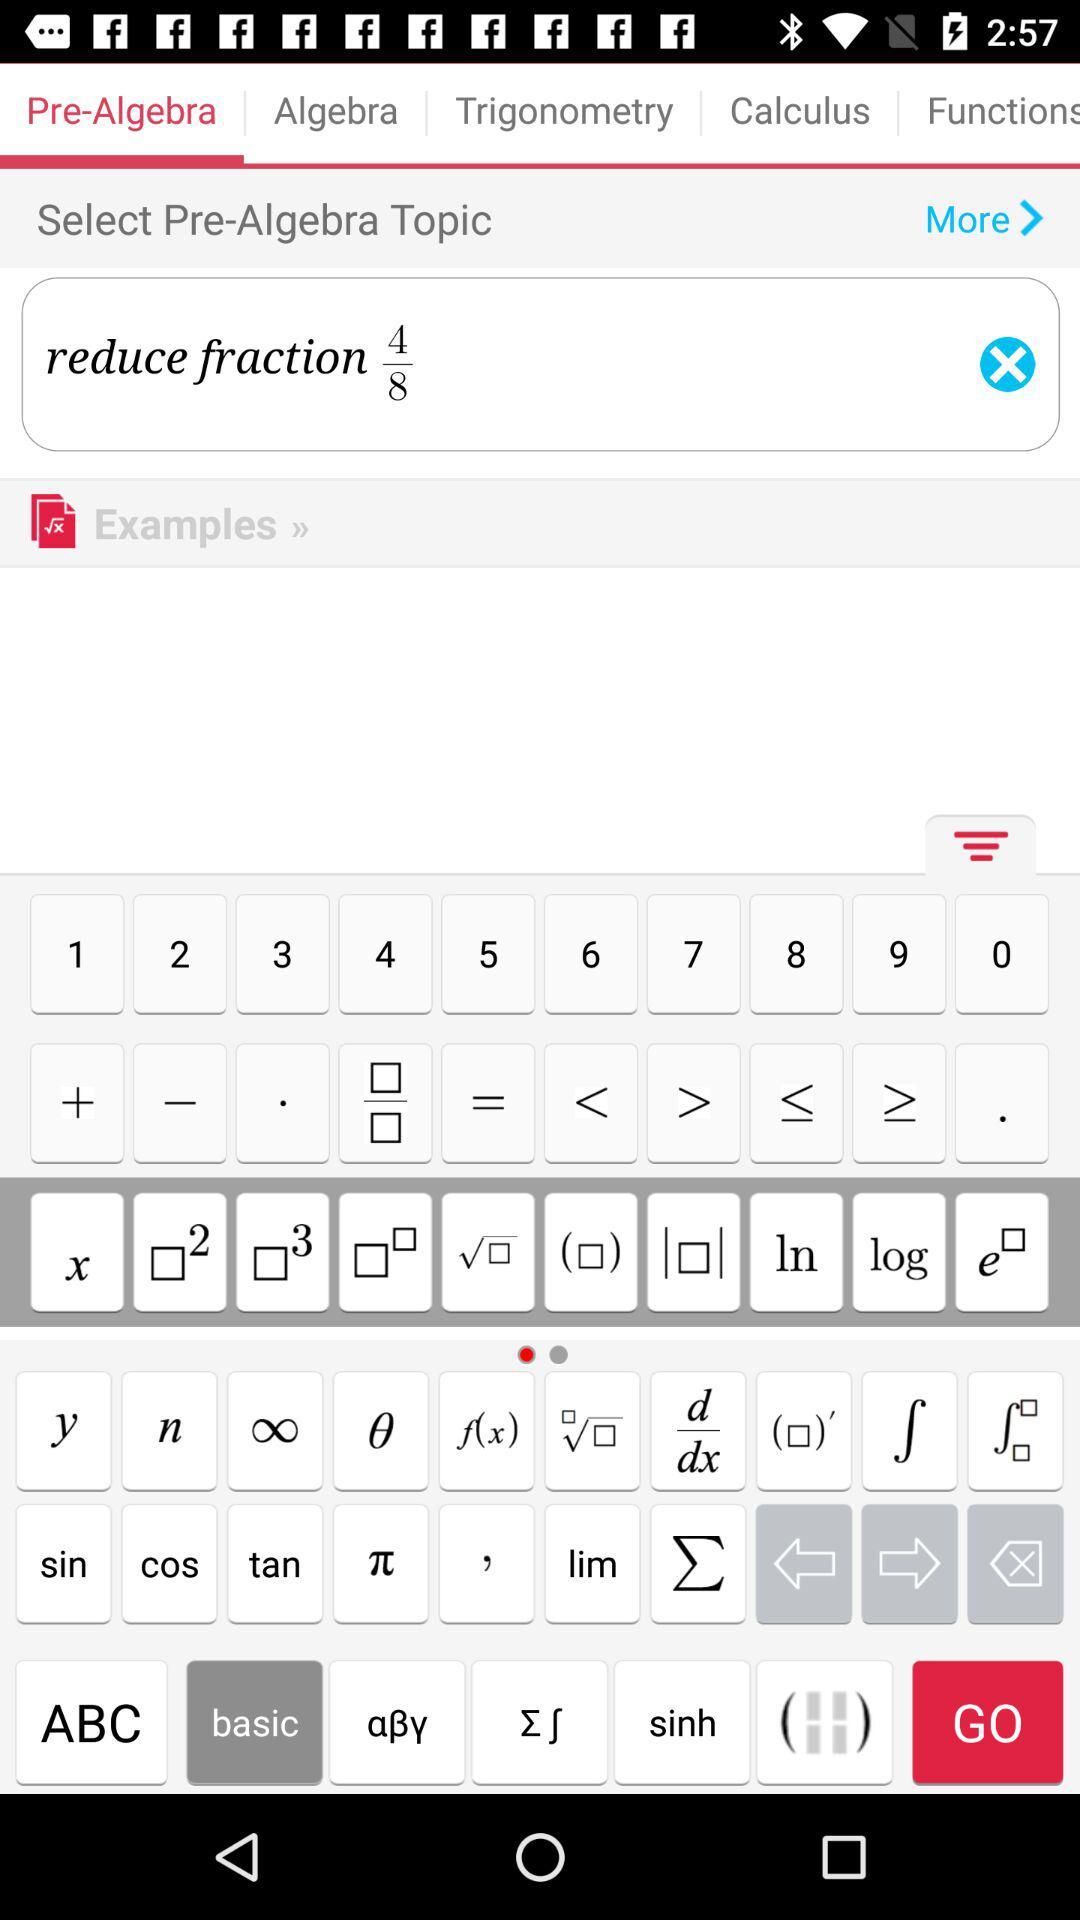 Image resolution: width=1080 pixels, height=1920 pixels. I want to click on symbol, so click(381, 1562).